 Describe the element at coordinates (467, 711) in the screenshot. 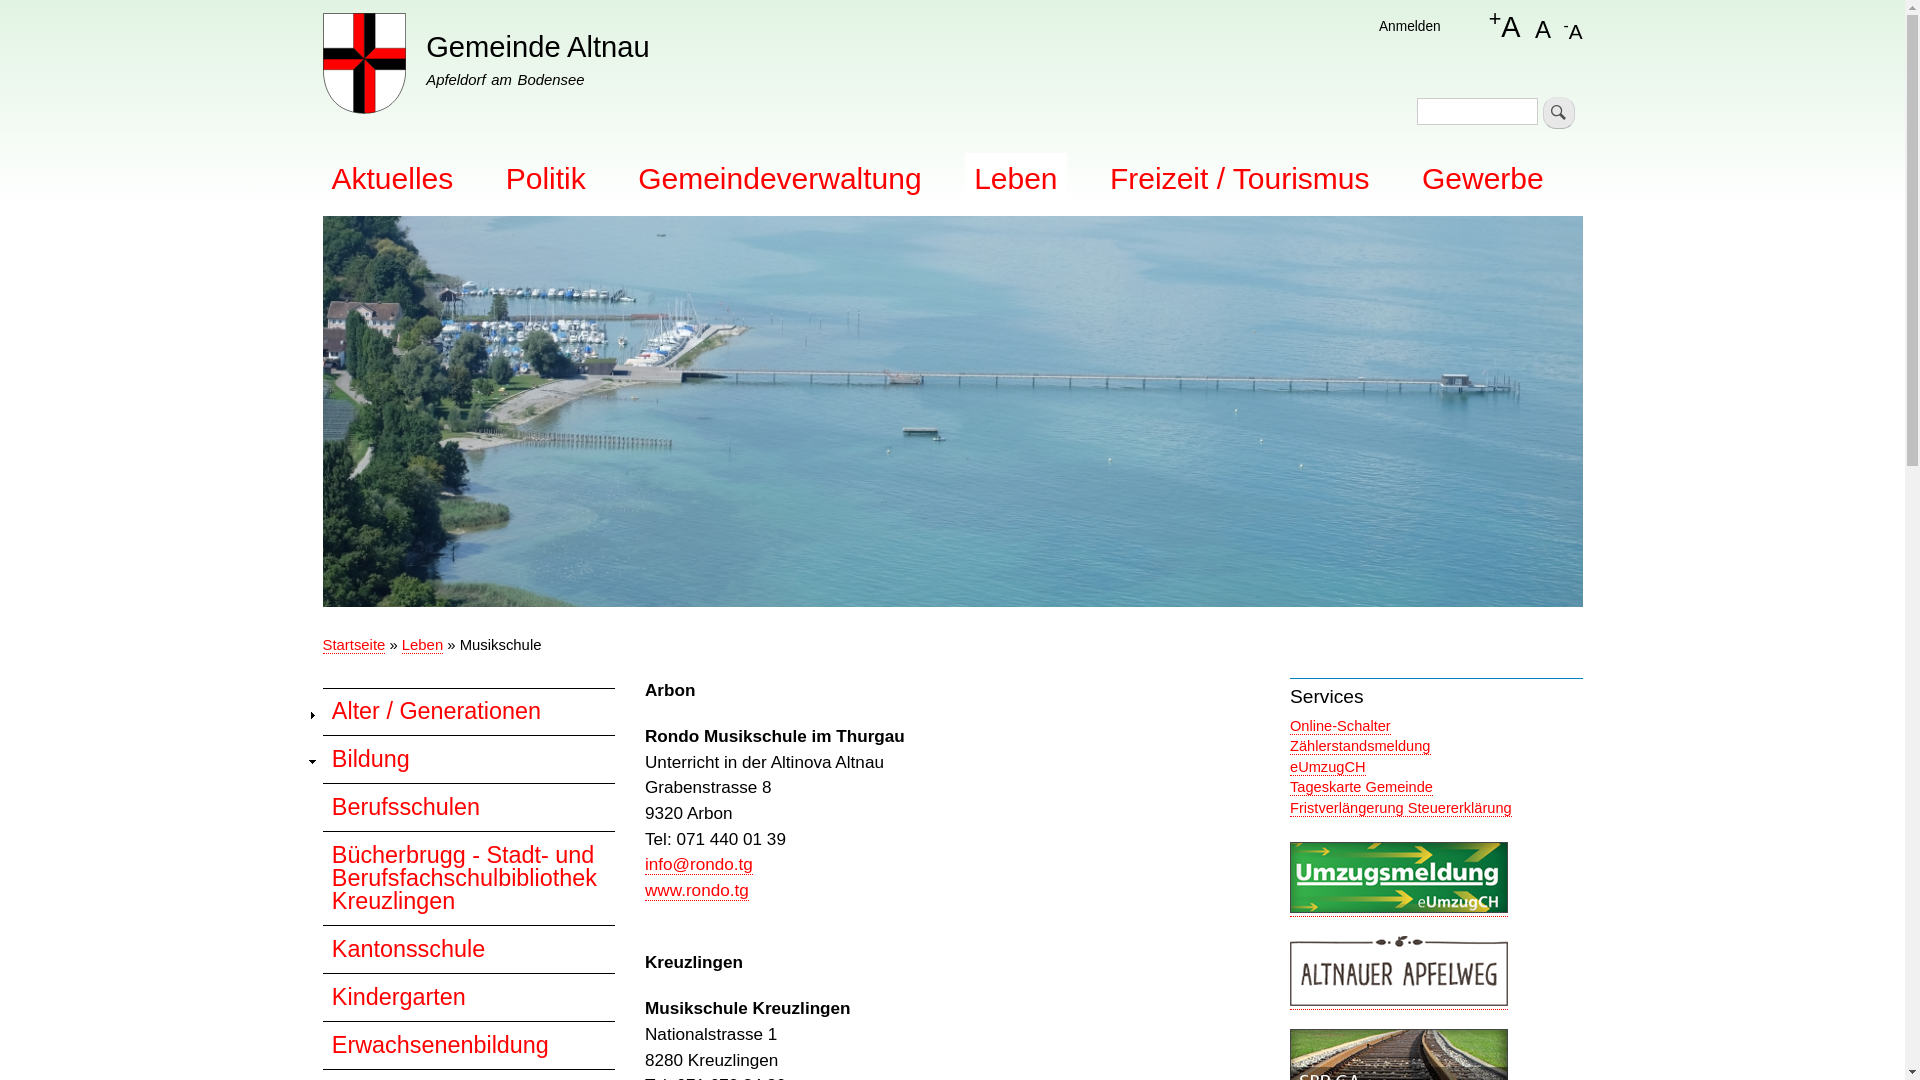

I see `'Alter / Generationen'` at that location.